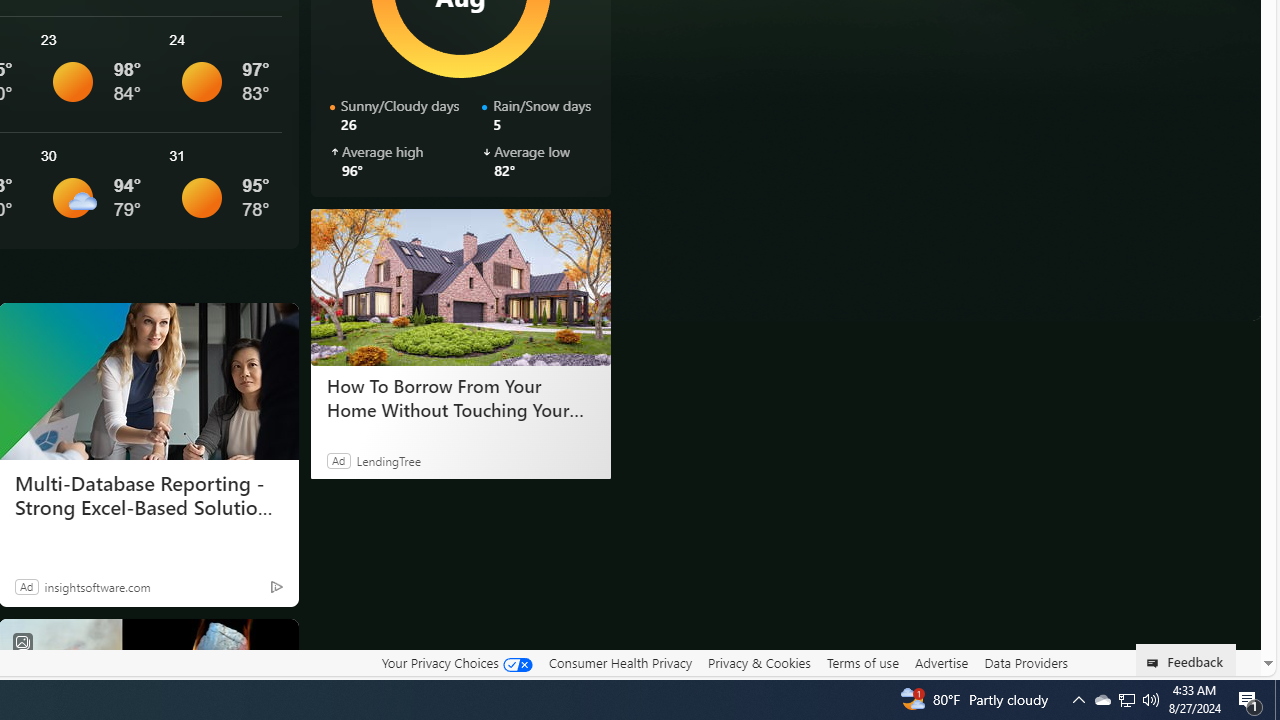  I want to click on 'Terms of use', so click(862, 663).